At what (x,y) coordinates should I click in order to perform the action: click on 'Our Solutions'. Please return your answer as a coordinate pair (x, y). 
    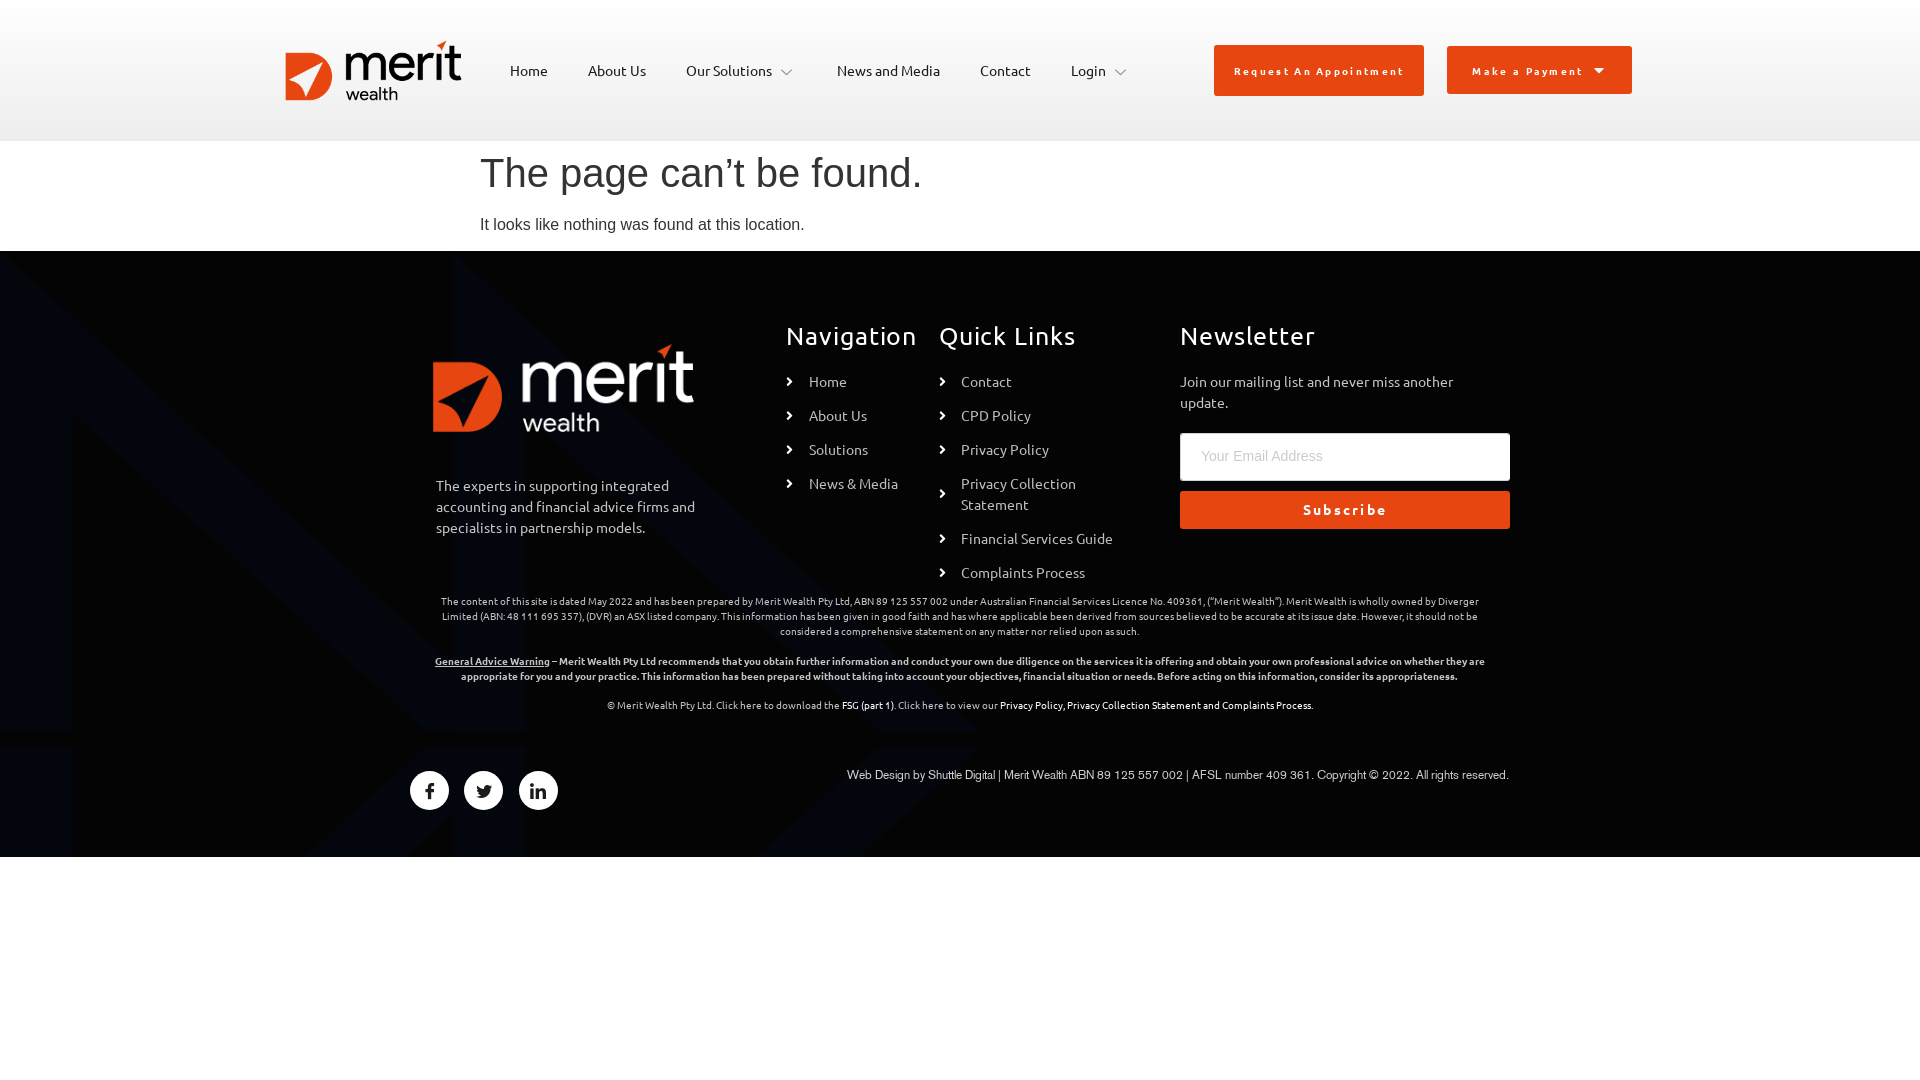
    Looking at the image, I should click on (666, 68).